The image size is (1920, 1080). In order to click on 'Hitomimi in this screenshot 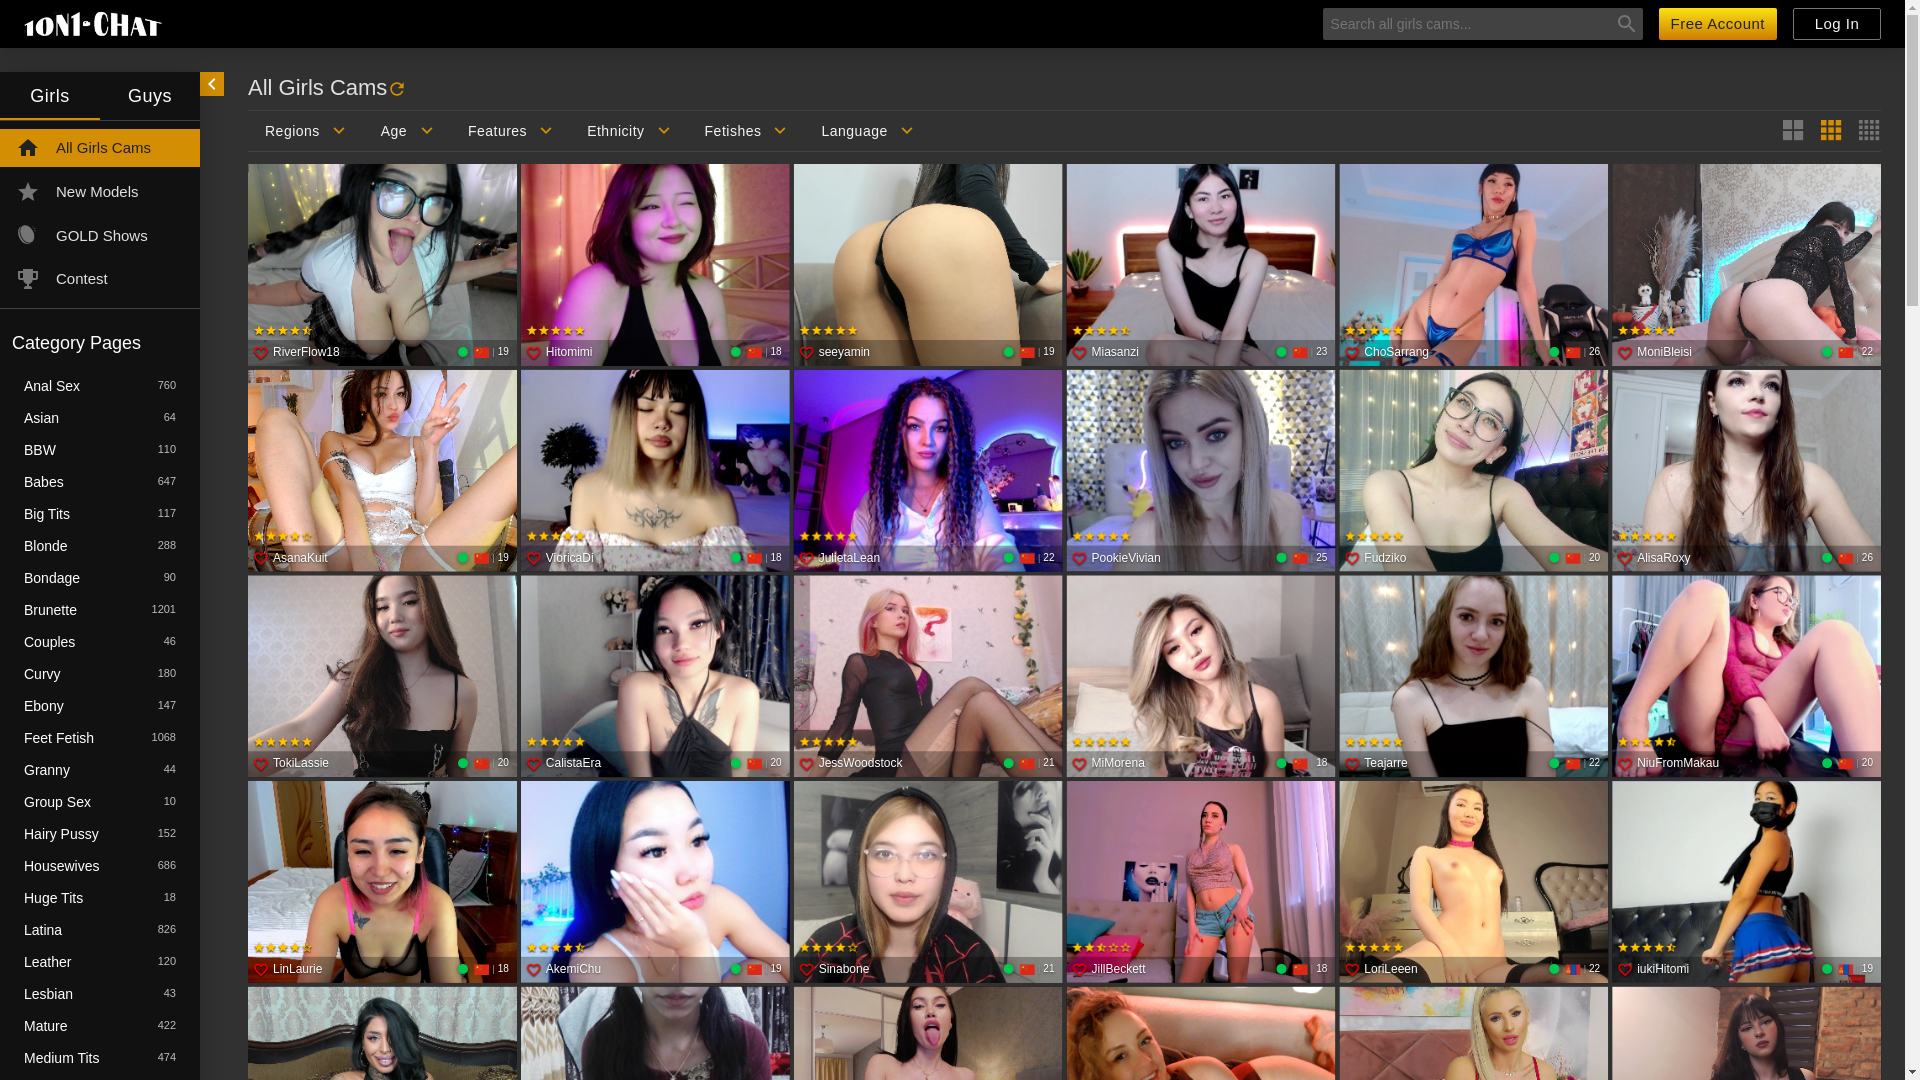, I will do `click(521, 265)`.